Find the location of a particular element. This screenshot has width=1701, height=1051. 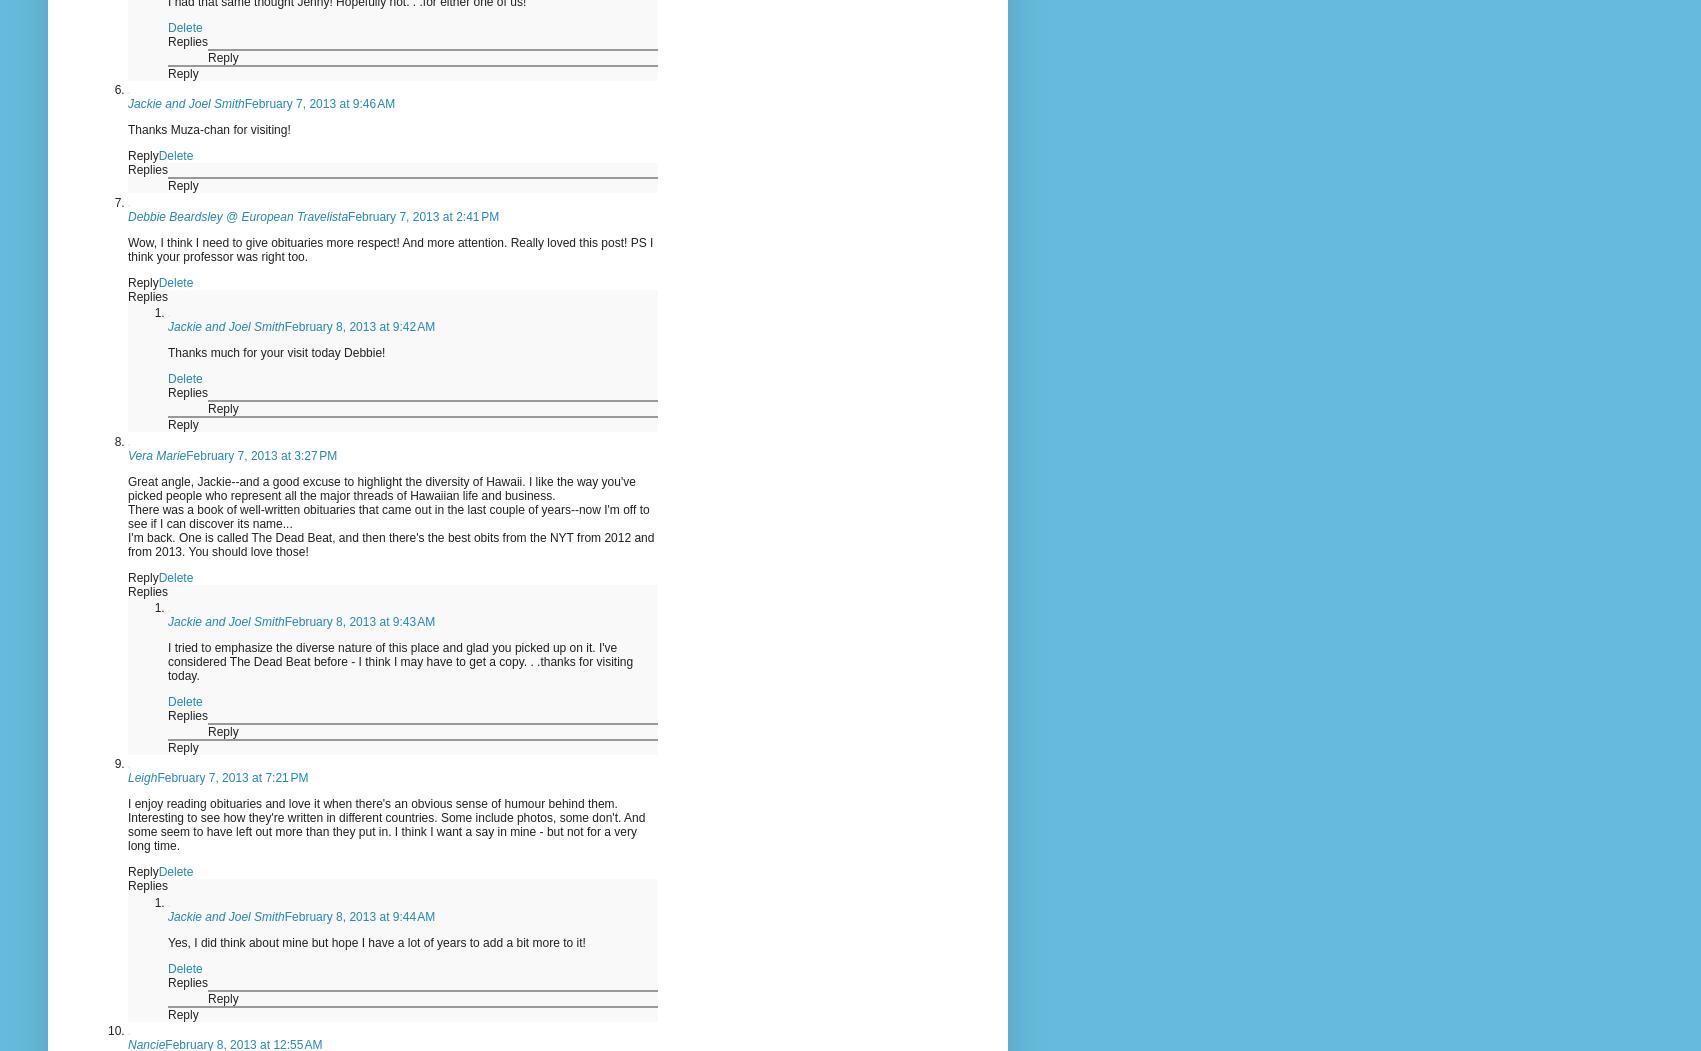

'February 8, 2013 at 9:42 AM' is located at coordinates (359, 326).